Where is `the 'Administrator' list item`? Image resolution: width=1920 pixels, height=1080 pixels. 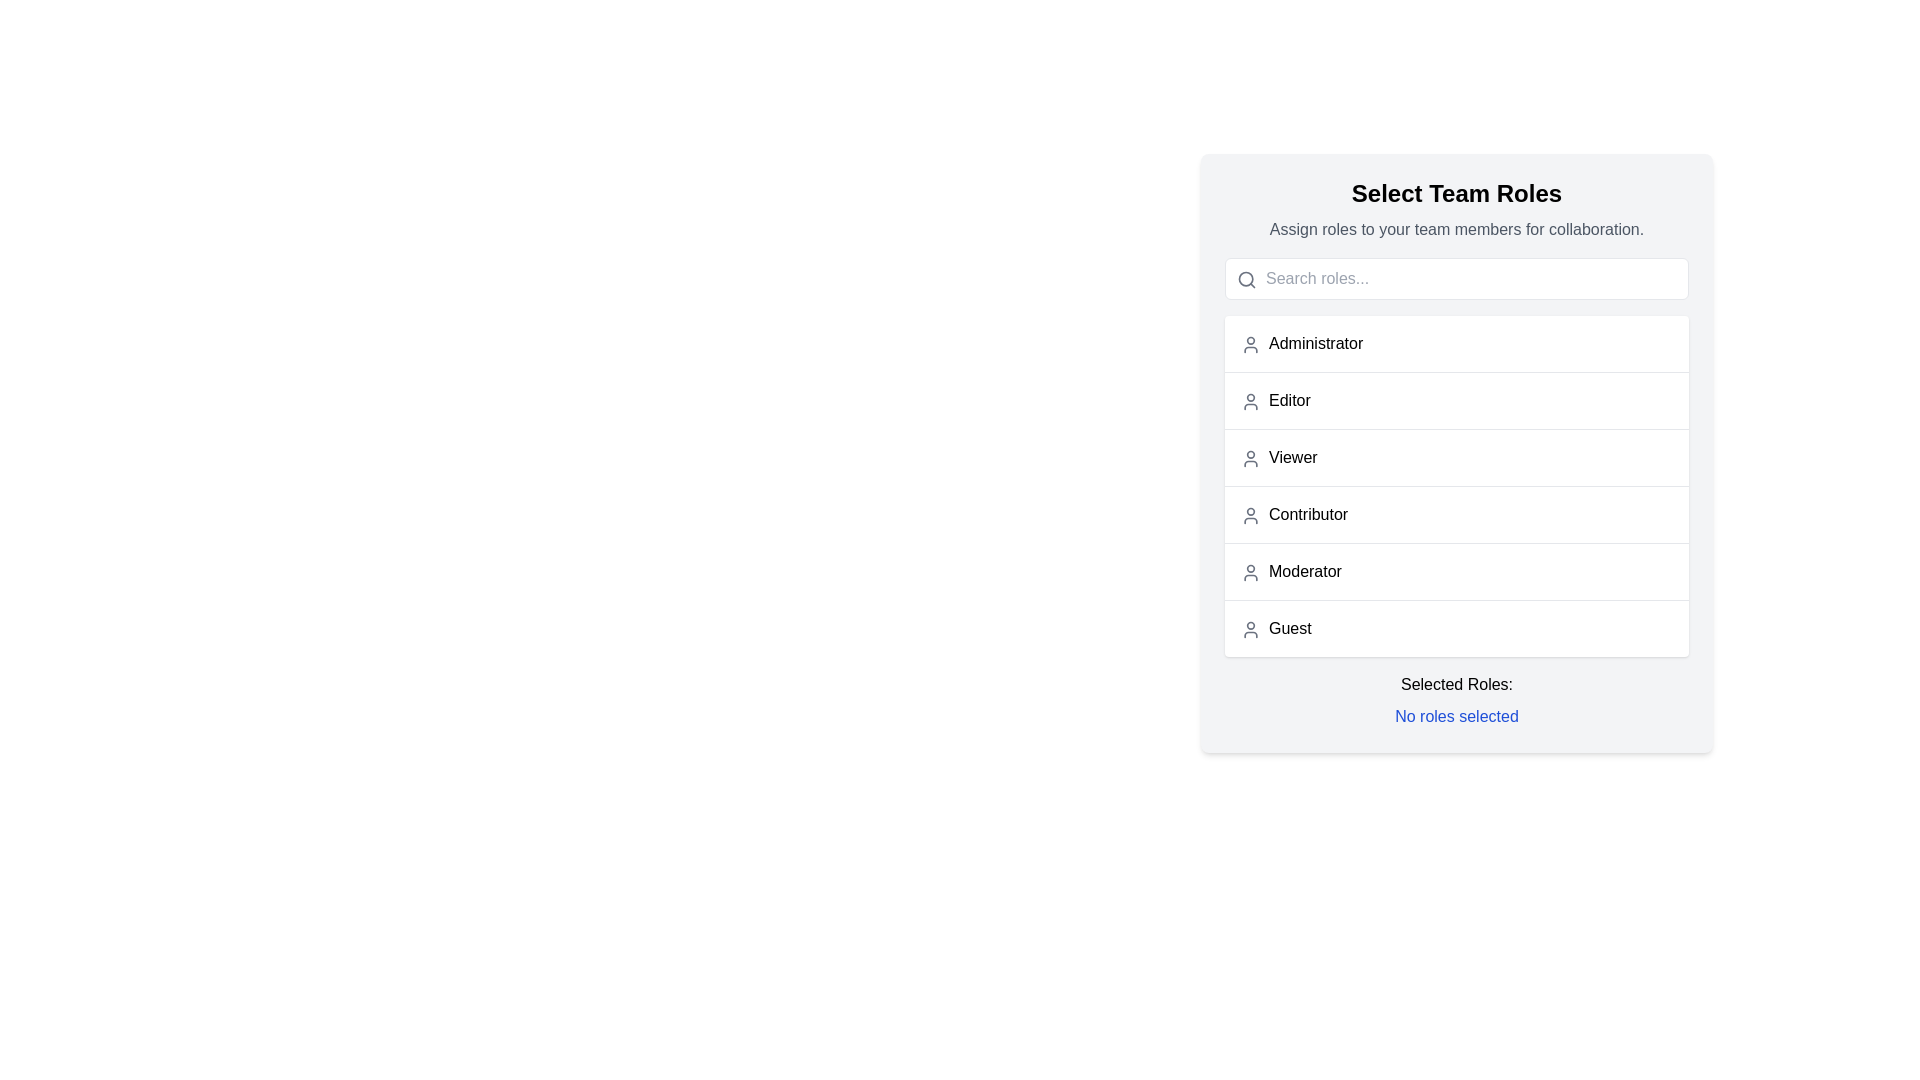 the 'Administrator' list item is located at coordinates (1302, 342).